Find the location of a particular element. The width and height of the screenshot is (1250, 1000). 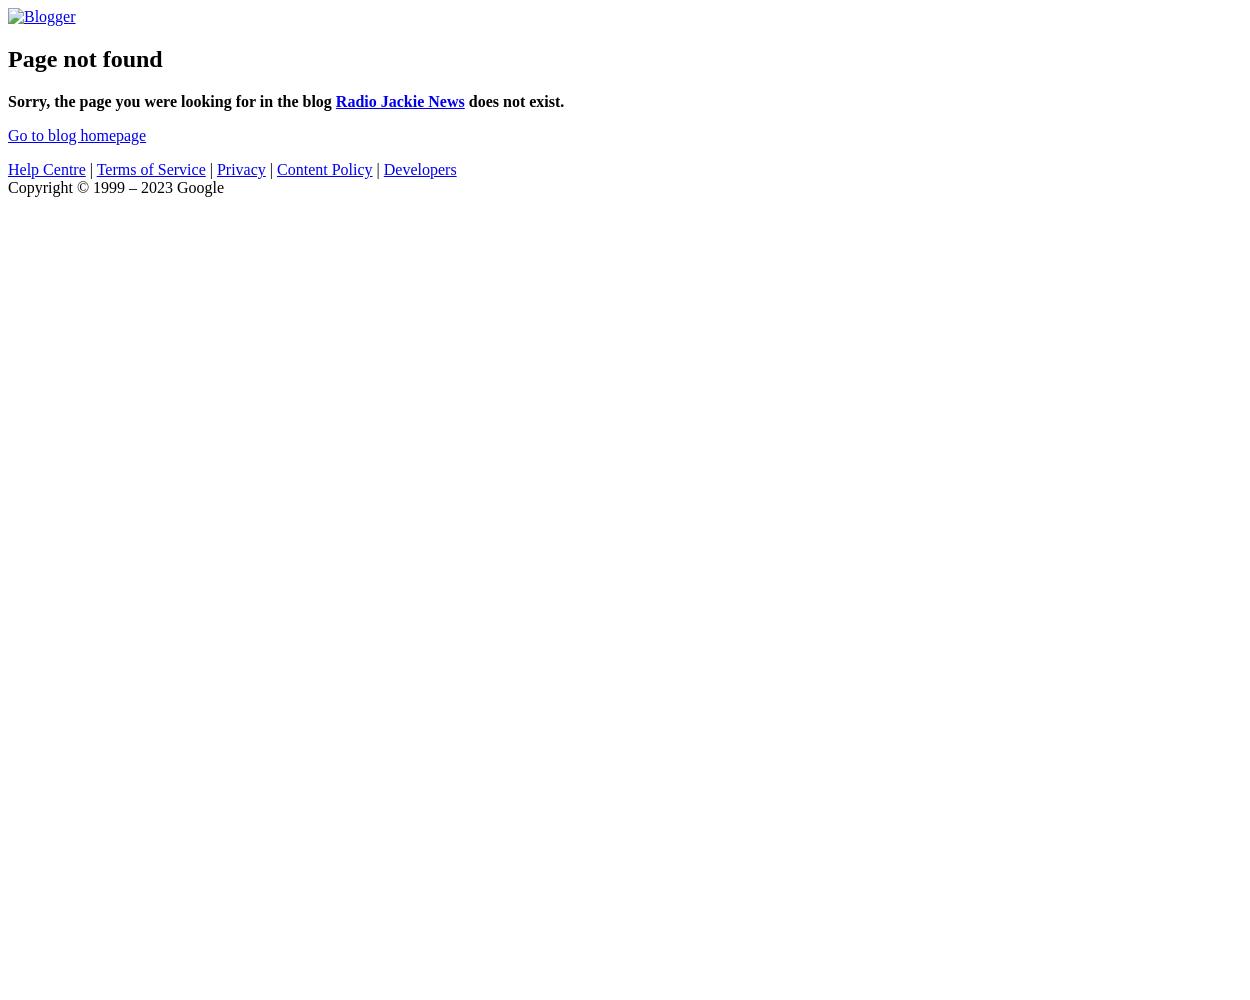

'Developers' is located at coordinates (419, 168).